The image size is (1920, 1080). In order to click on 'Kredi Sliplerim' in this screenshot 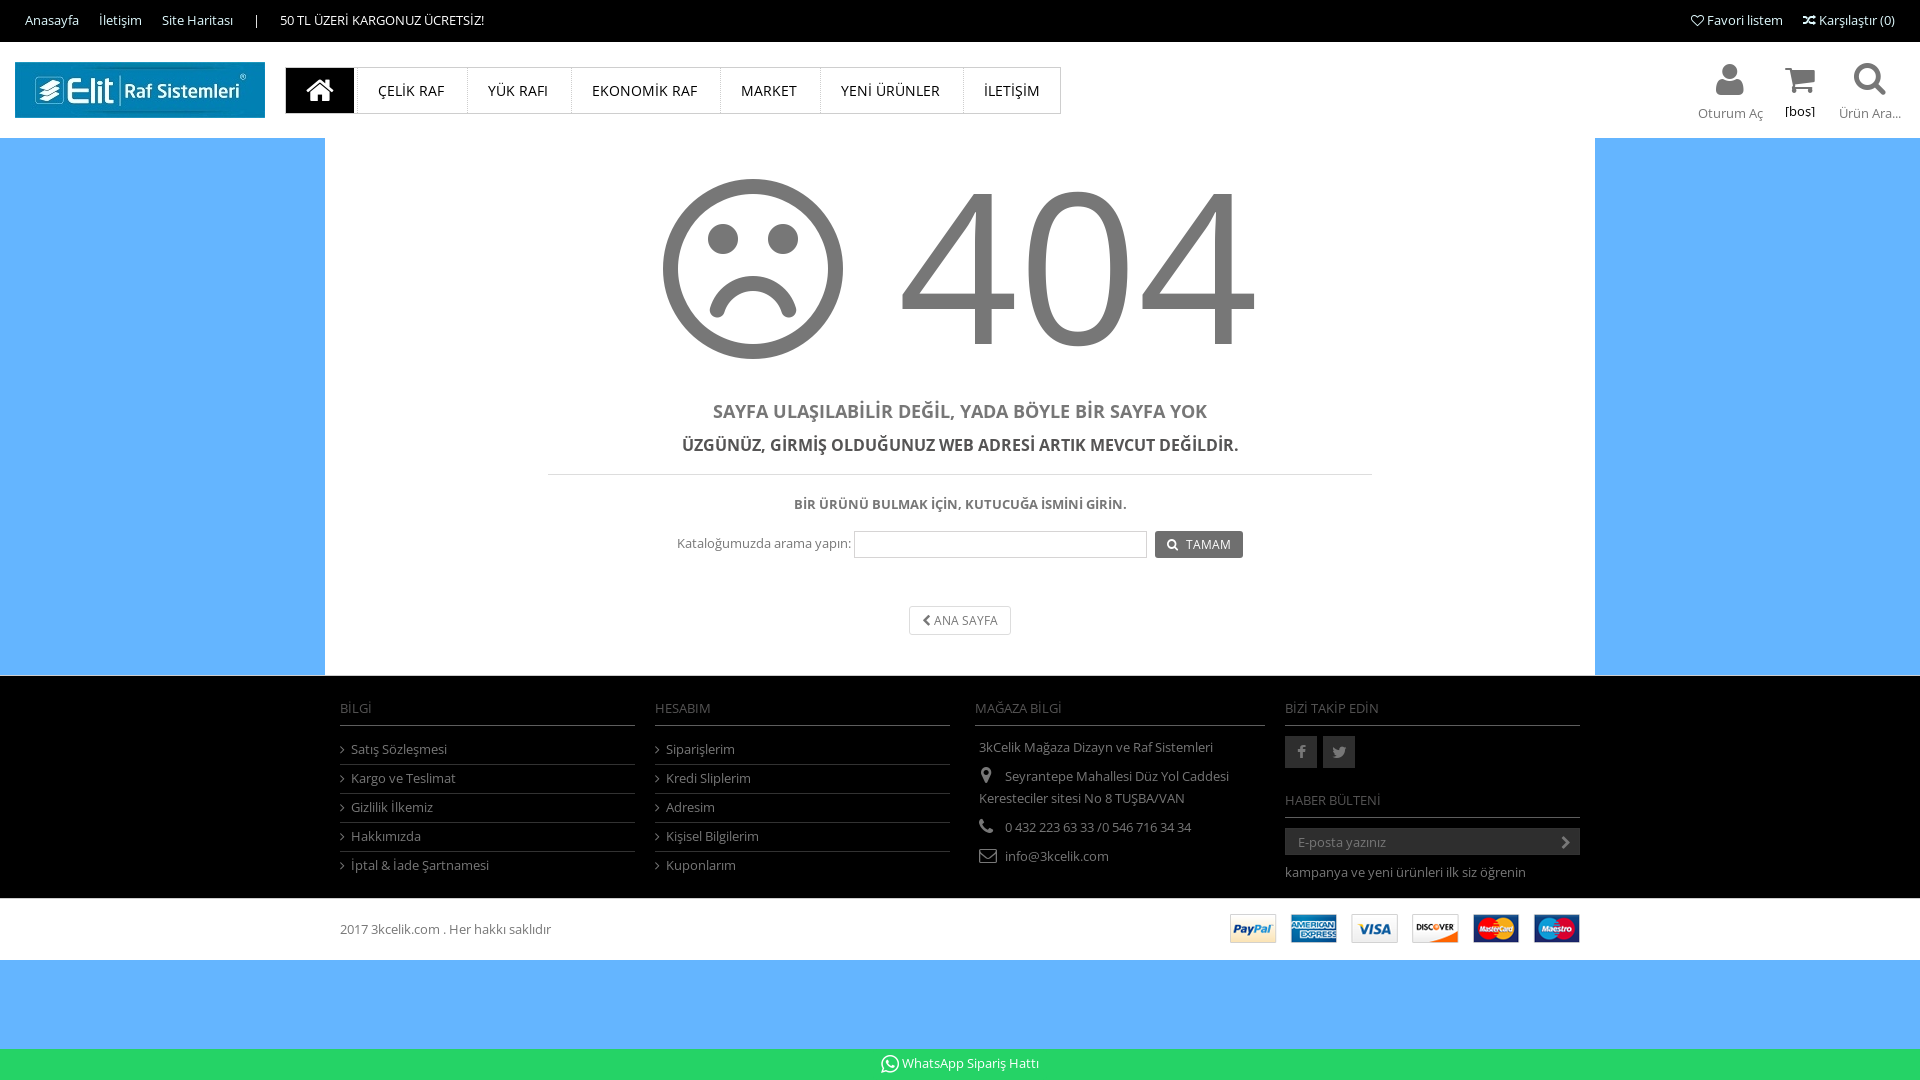, I will do `click(802, 777)`.